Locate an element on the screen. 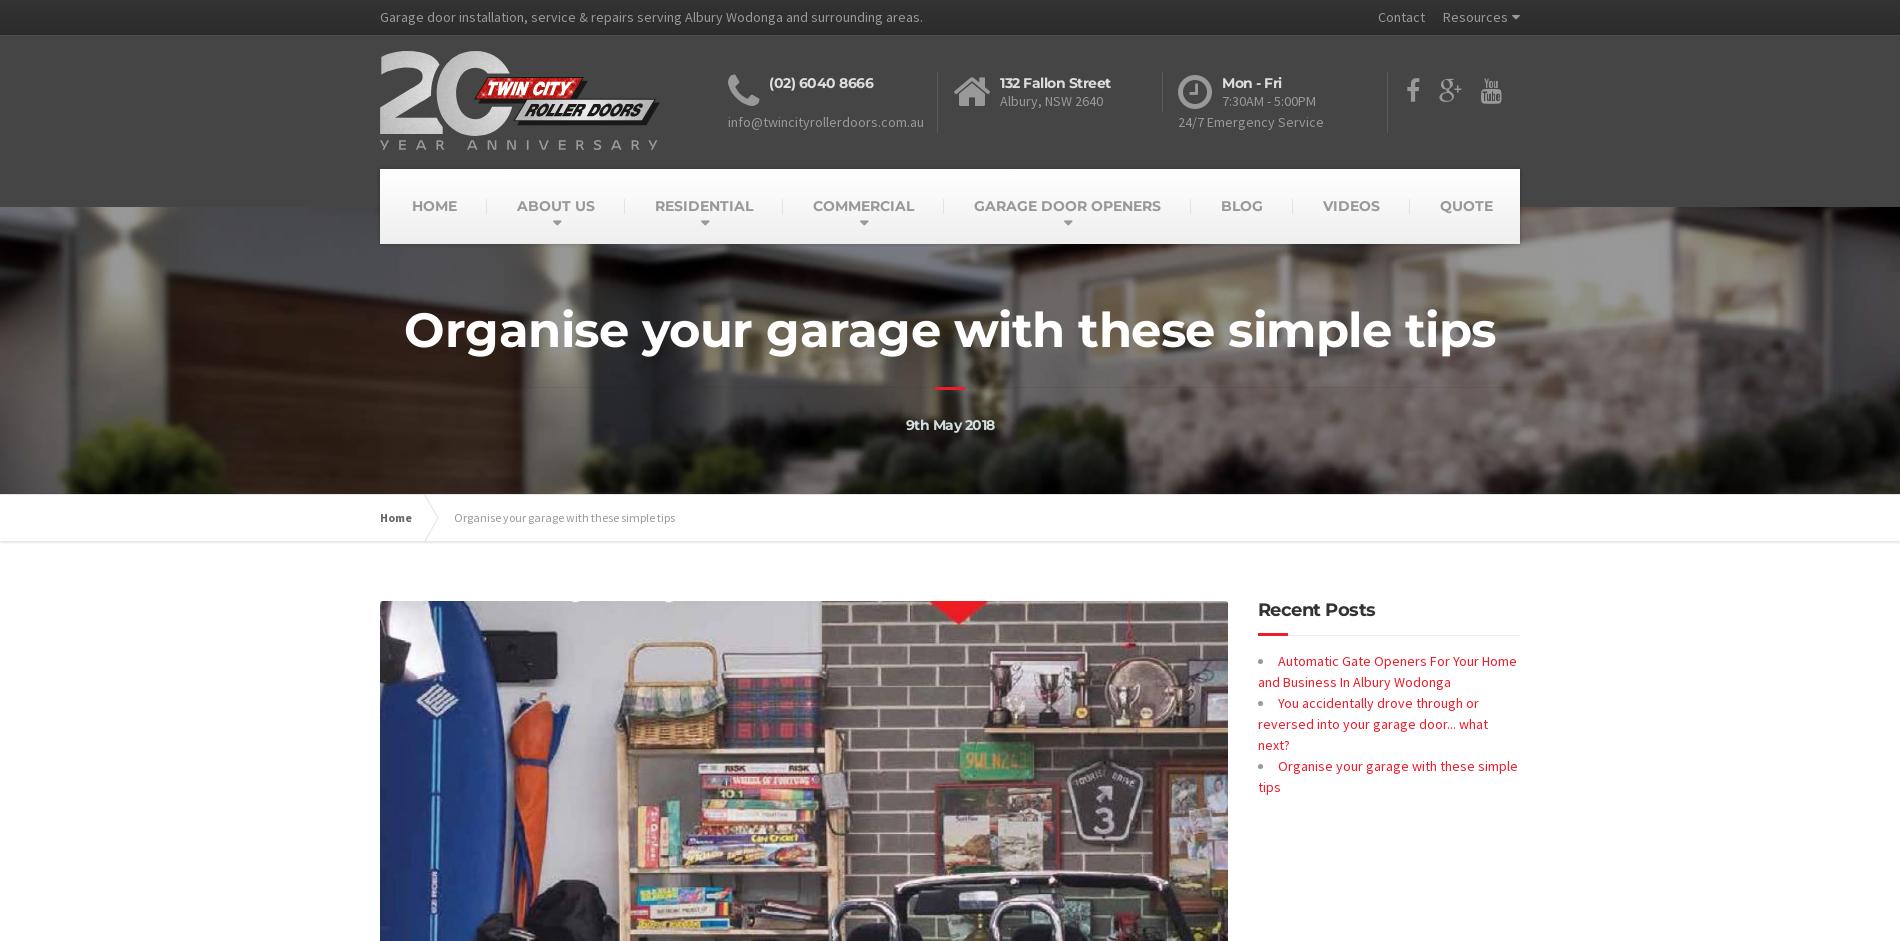  'Contact' is located at coordinates (1399, 17).